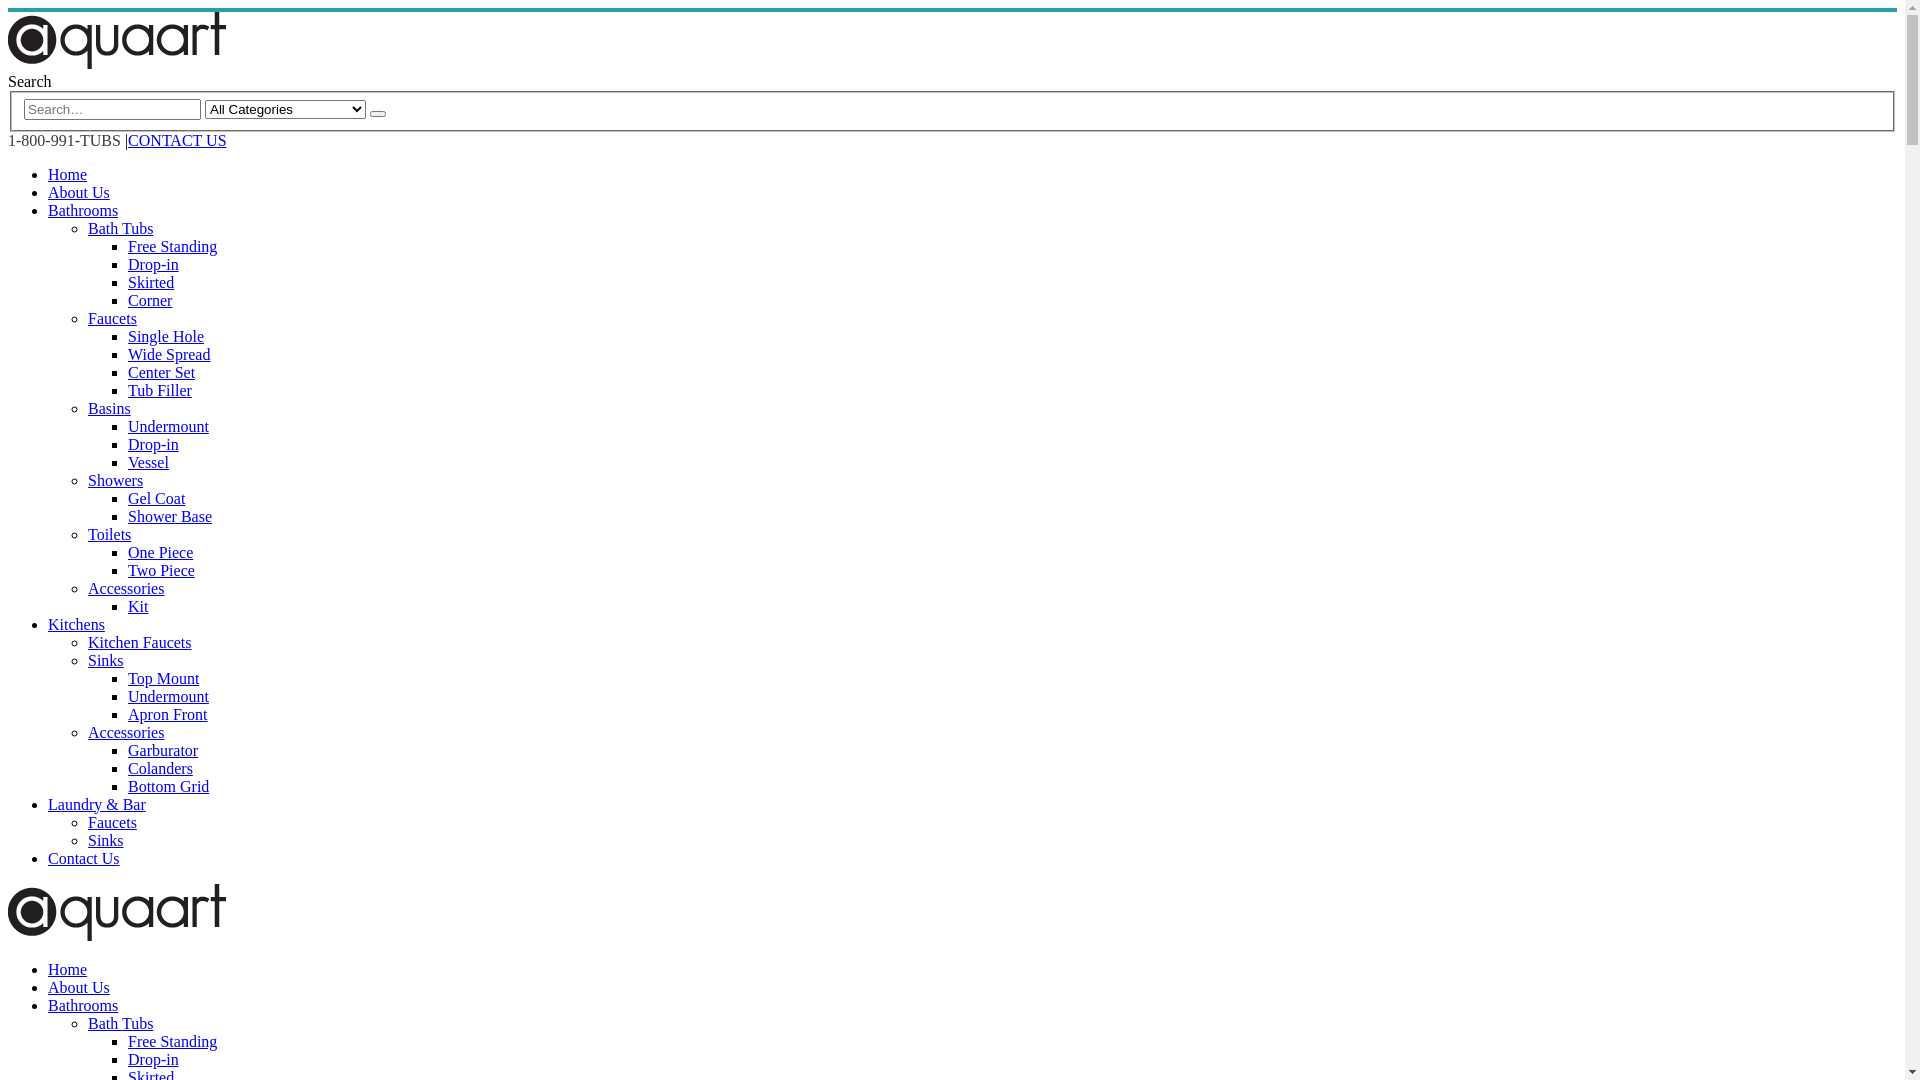 This screenshot has height=1080, width=1920. What do you see at coordinates (127, 335) in the screenshot?
I see `'Single Hole'` at bounding box center [127, 335].